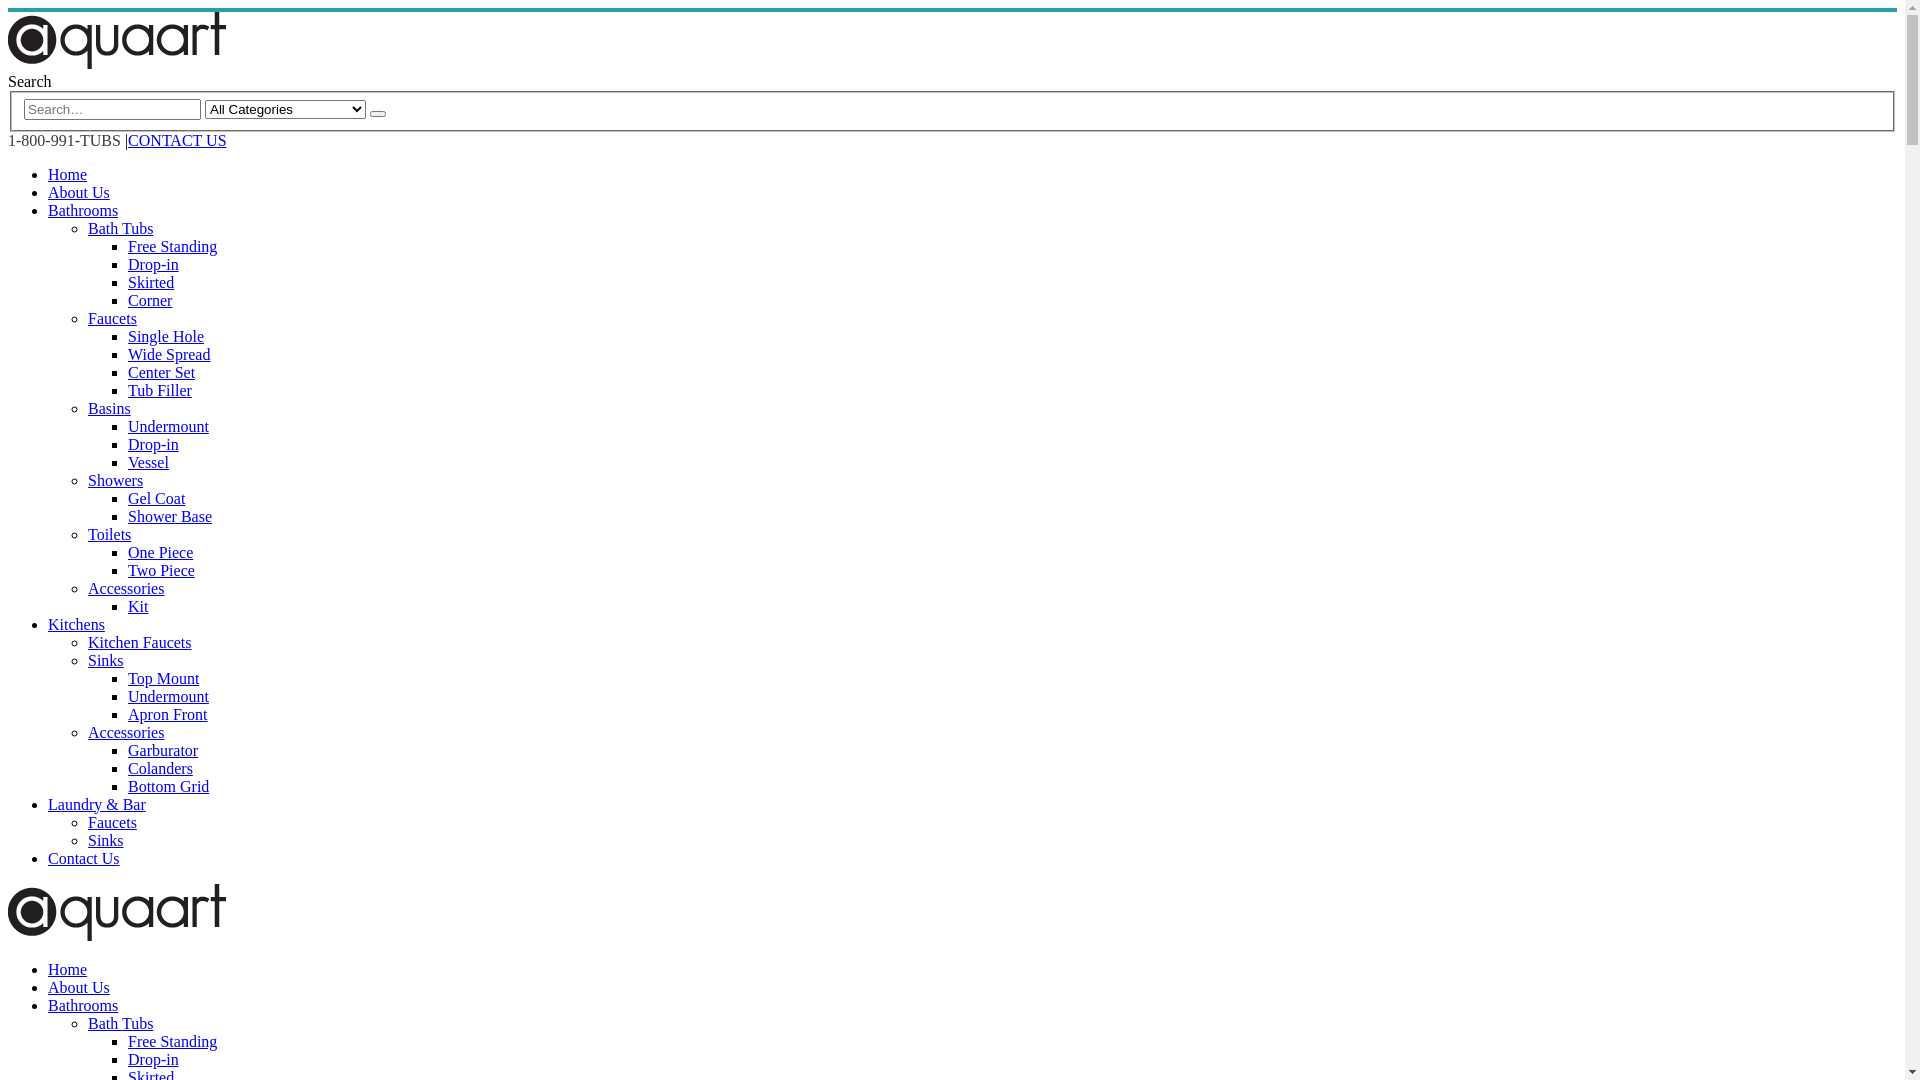 This screenshot has height=1080, width=1920. What do you see at coordinates (127, 335) in the screenshot?
I see `'Single Hole'` at bounding box center [127, 335].